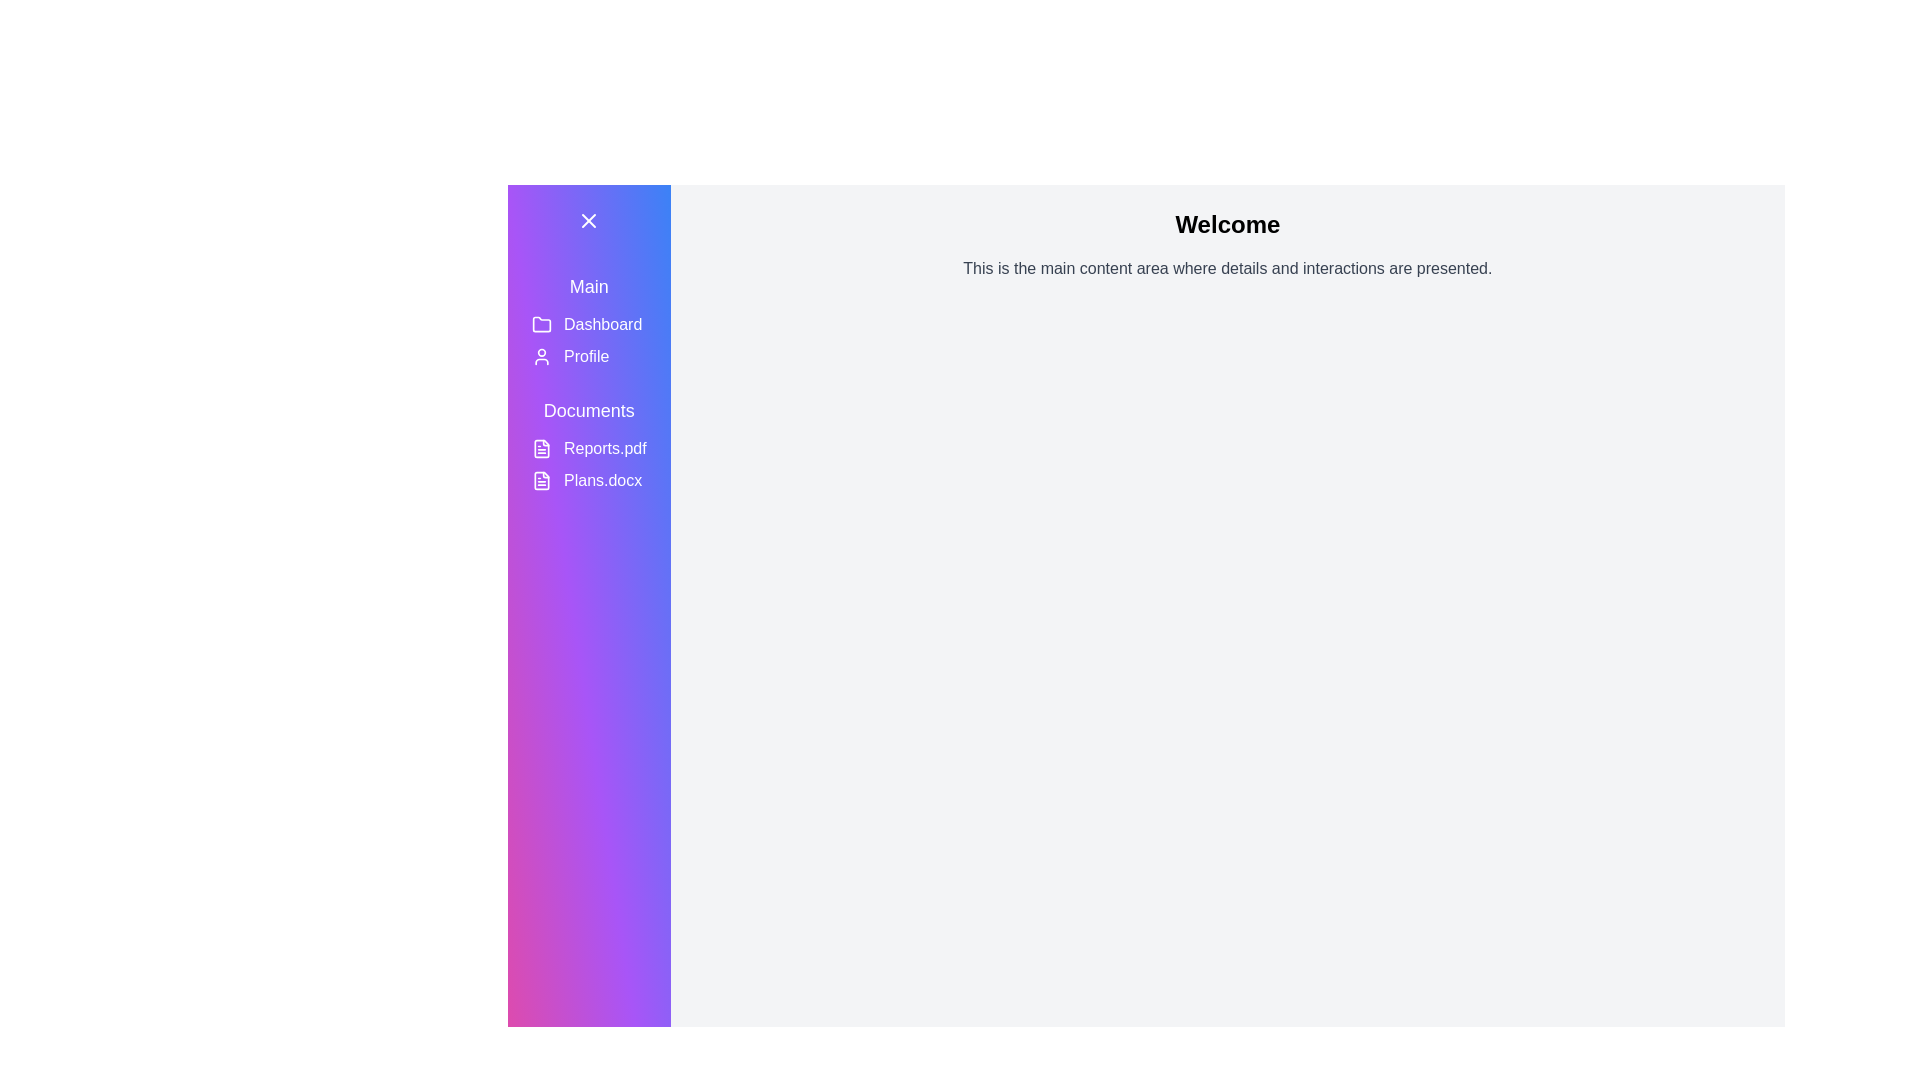 The image size is (1920, 1080). Describe the element at coordinates (588, 220) in the screenshot. I see `the white 'X' icon button located at the top of the gradient-colored sidebar` at that location.